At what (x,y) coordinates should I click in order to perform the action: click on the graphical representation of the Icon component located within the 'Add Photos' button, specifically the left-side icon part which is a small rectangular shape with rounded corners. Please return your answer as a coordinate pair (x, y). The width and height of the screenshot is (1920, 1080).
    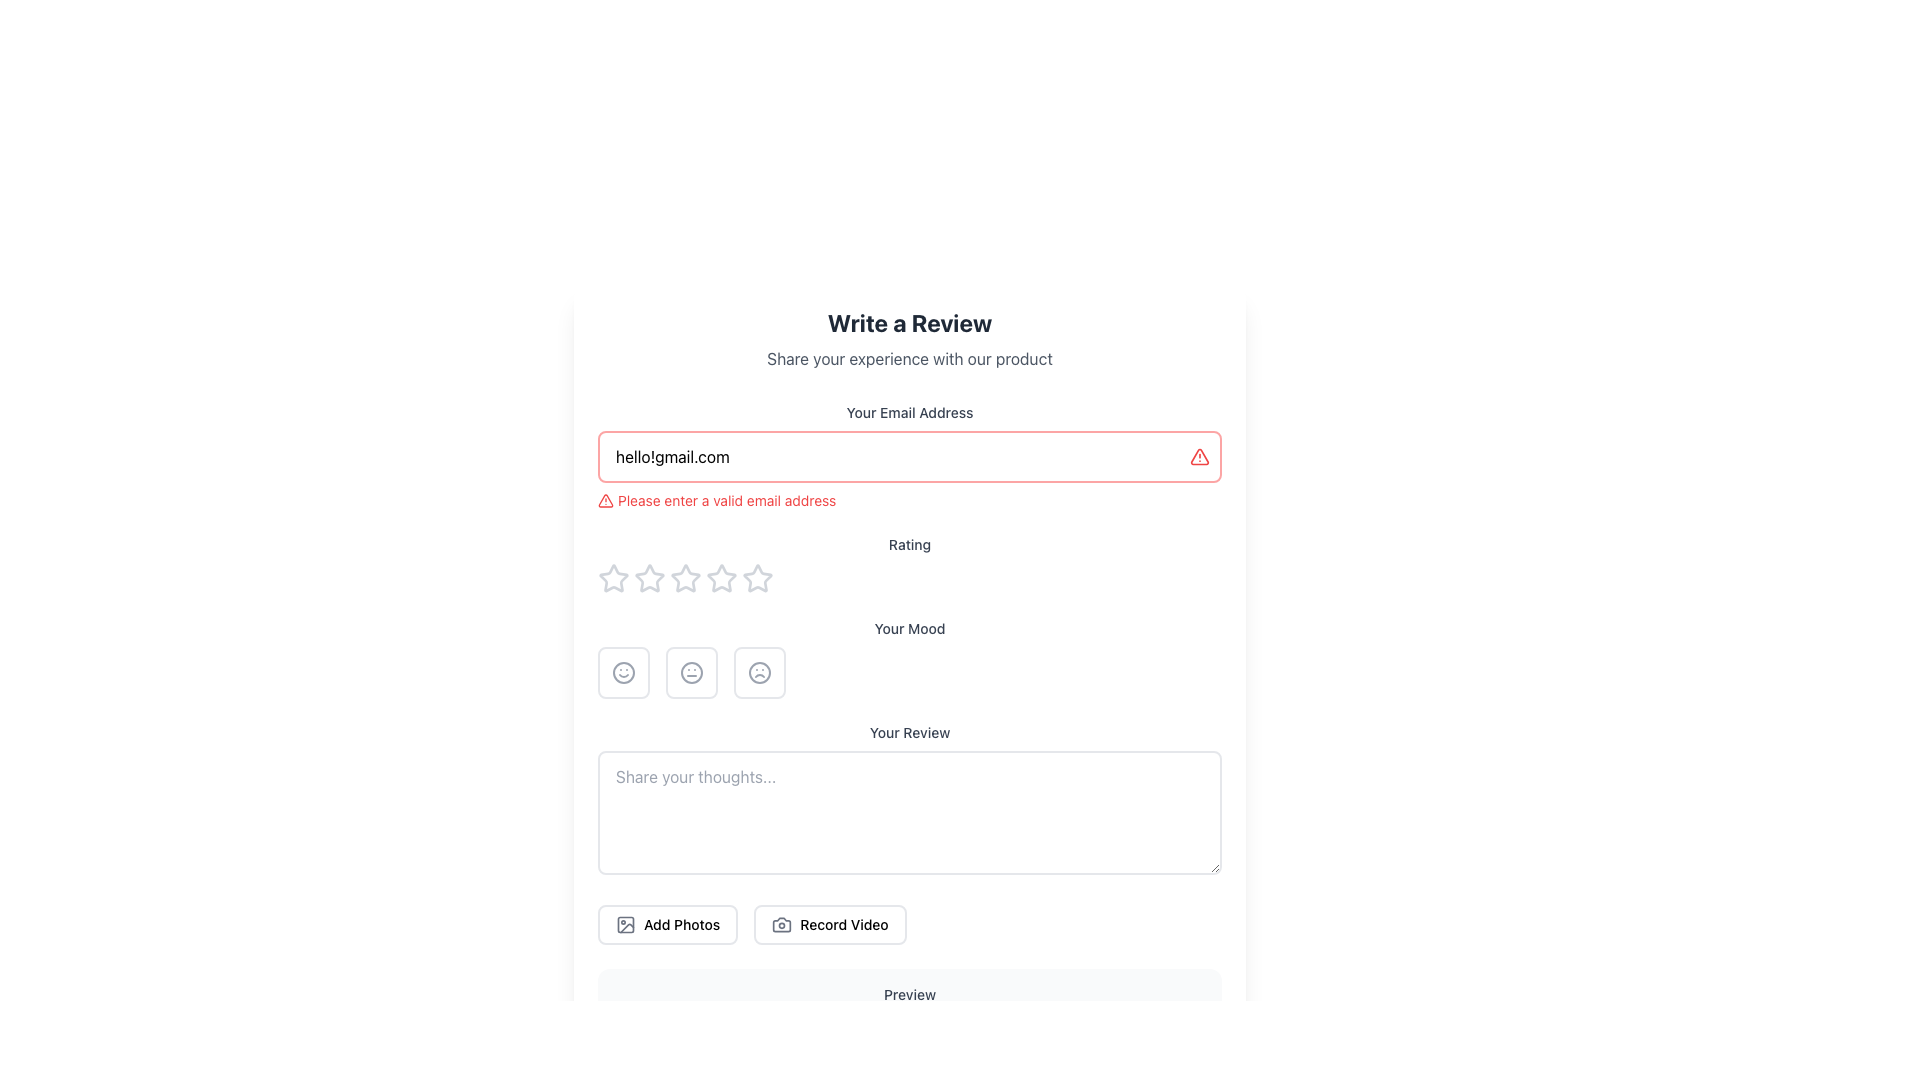
    Looking at the image, I should click on (624, 925).